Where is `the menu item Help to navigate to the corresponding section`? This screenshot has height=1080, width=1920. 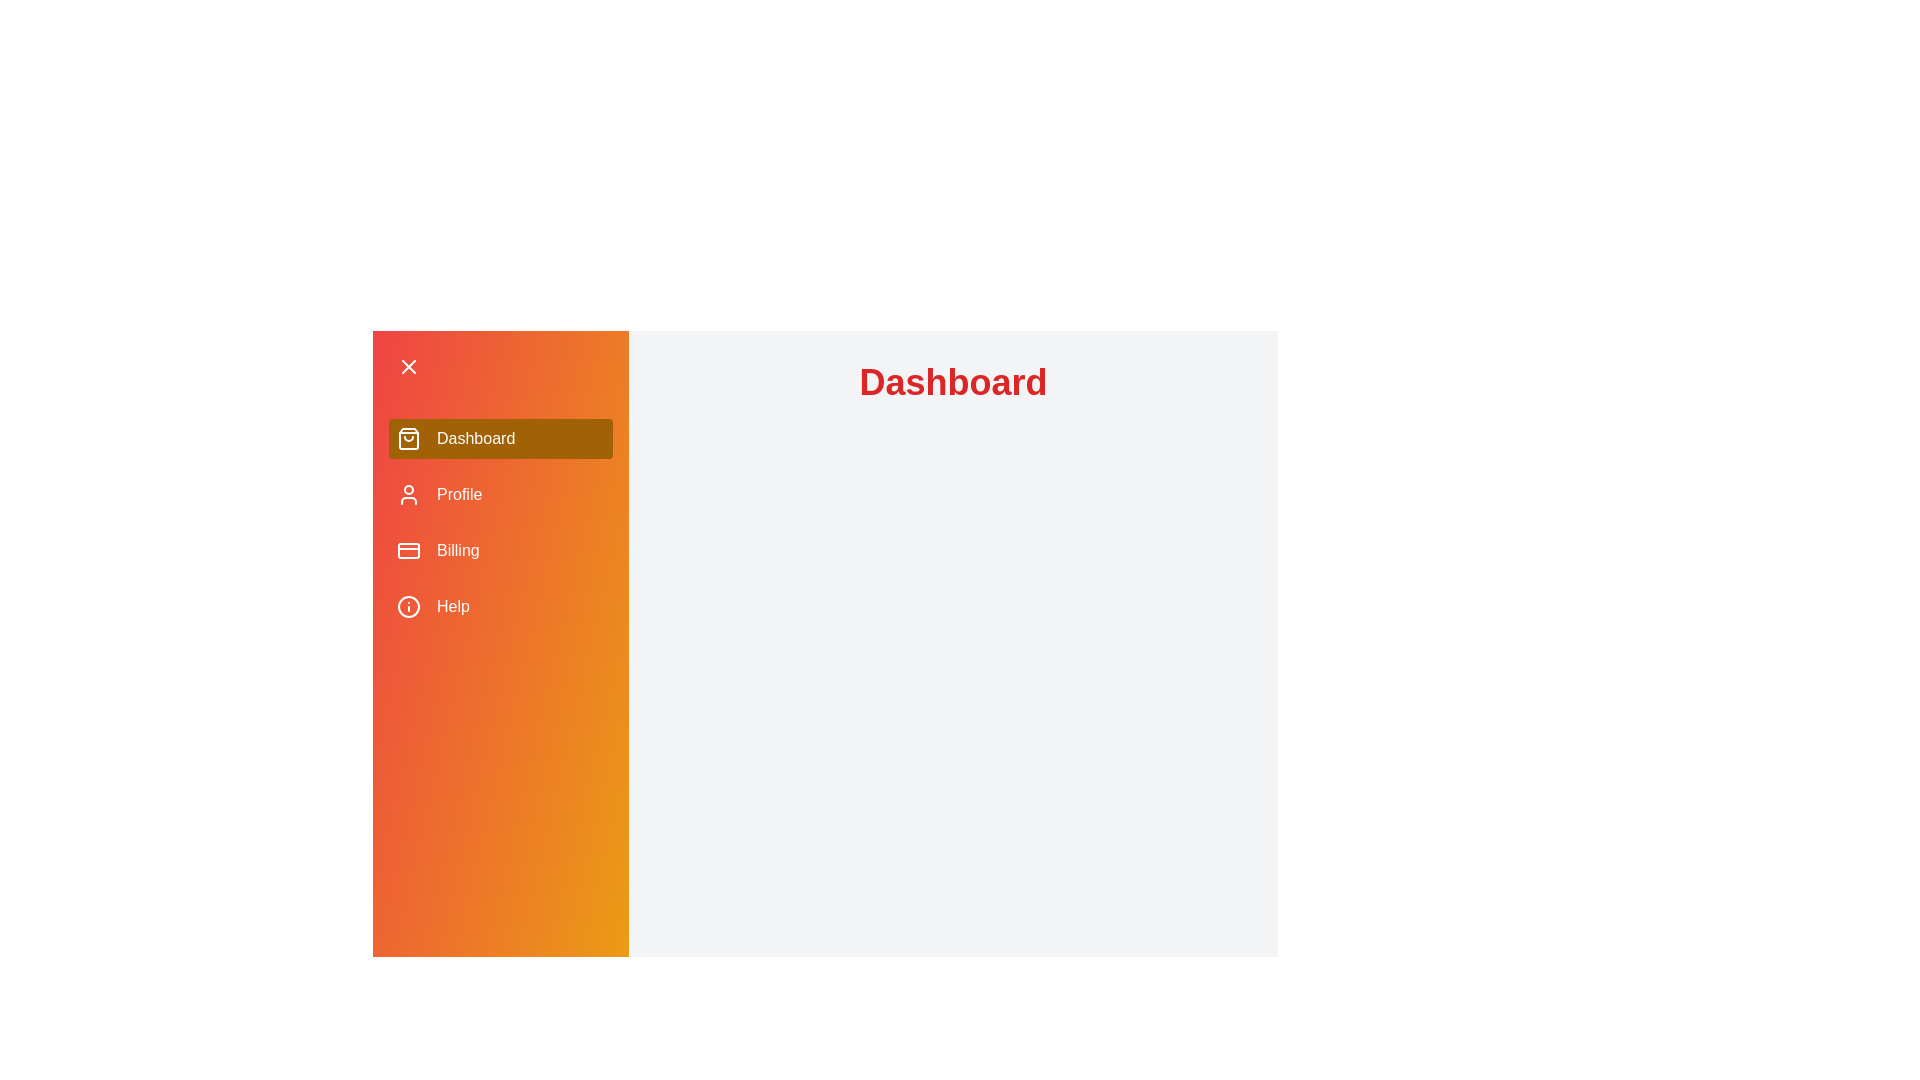 the menu item Help to navigate to the corresponding section is located at coordinates (500, 605).